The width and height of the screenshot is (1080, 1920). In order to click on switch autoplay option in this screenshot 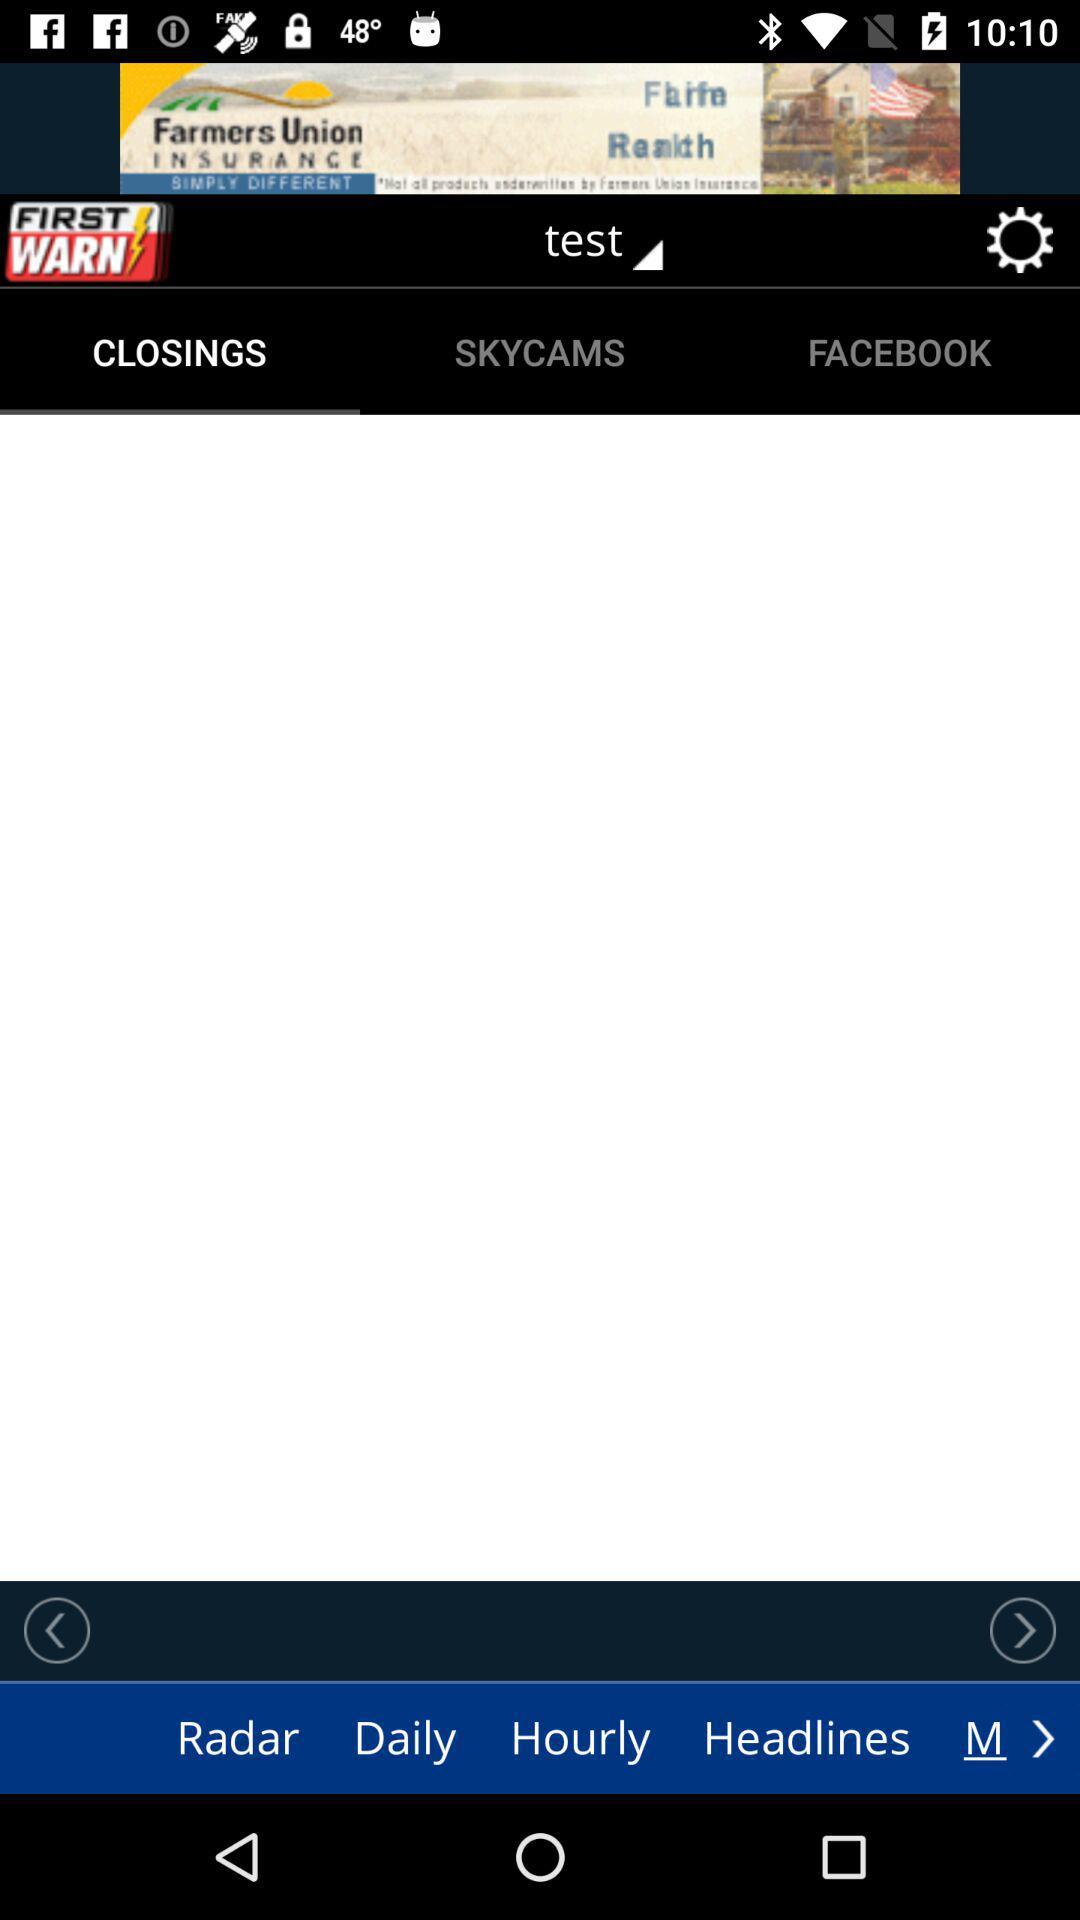, I will do `click(540, 127)`.